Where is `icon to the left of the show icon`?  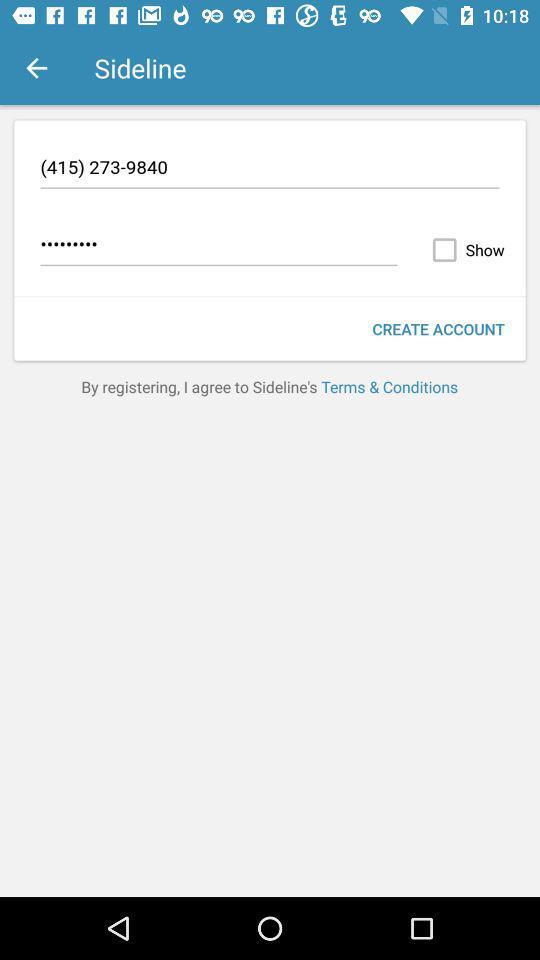 icon to the left of the show icon is located at coordinates (218, 246).